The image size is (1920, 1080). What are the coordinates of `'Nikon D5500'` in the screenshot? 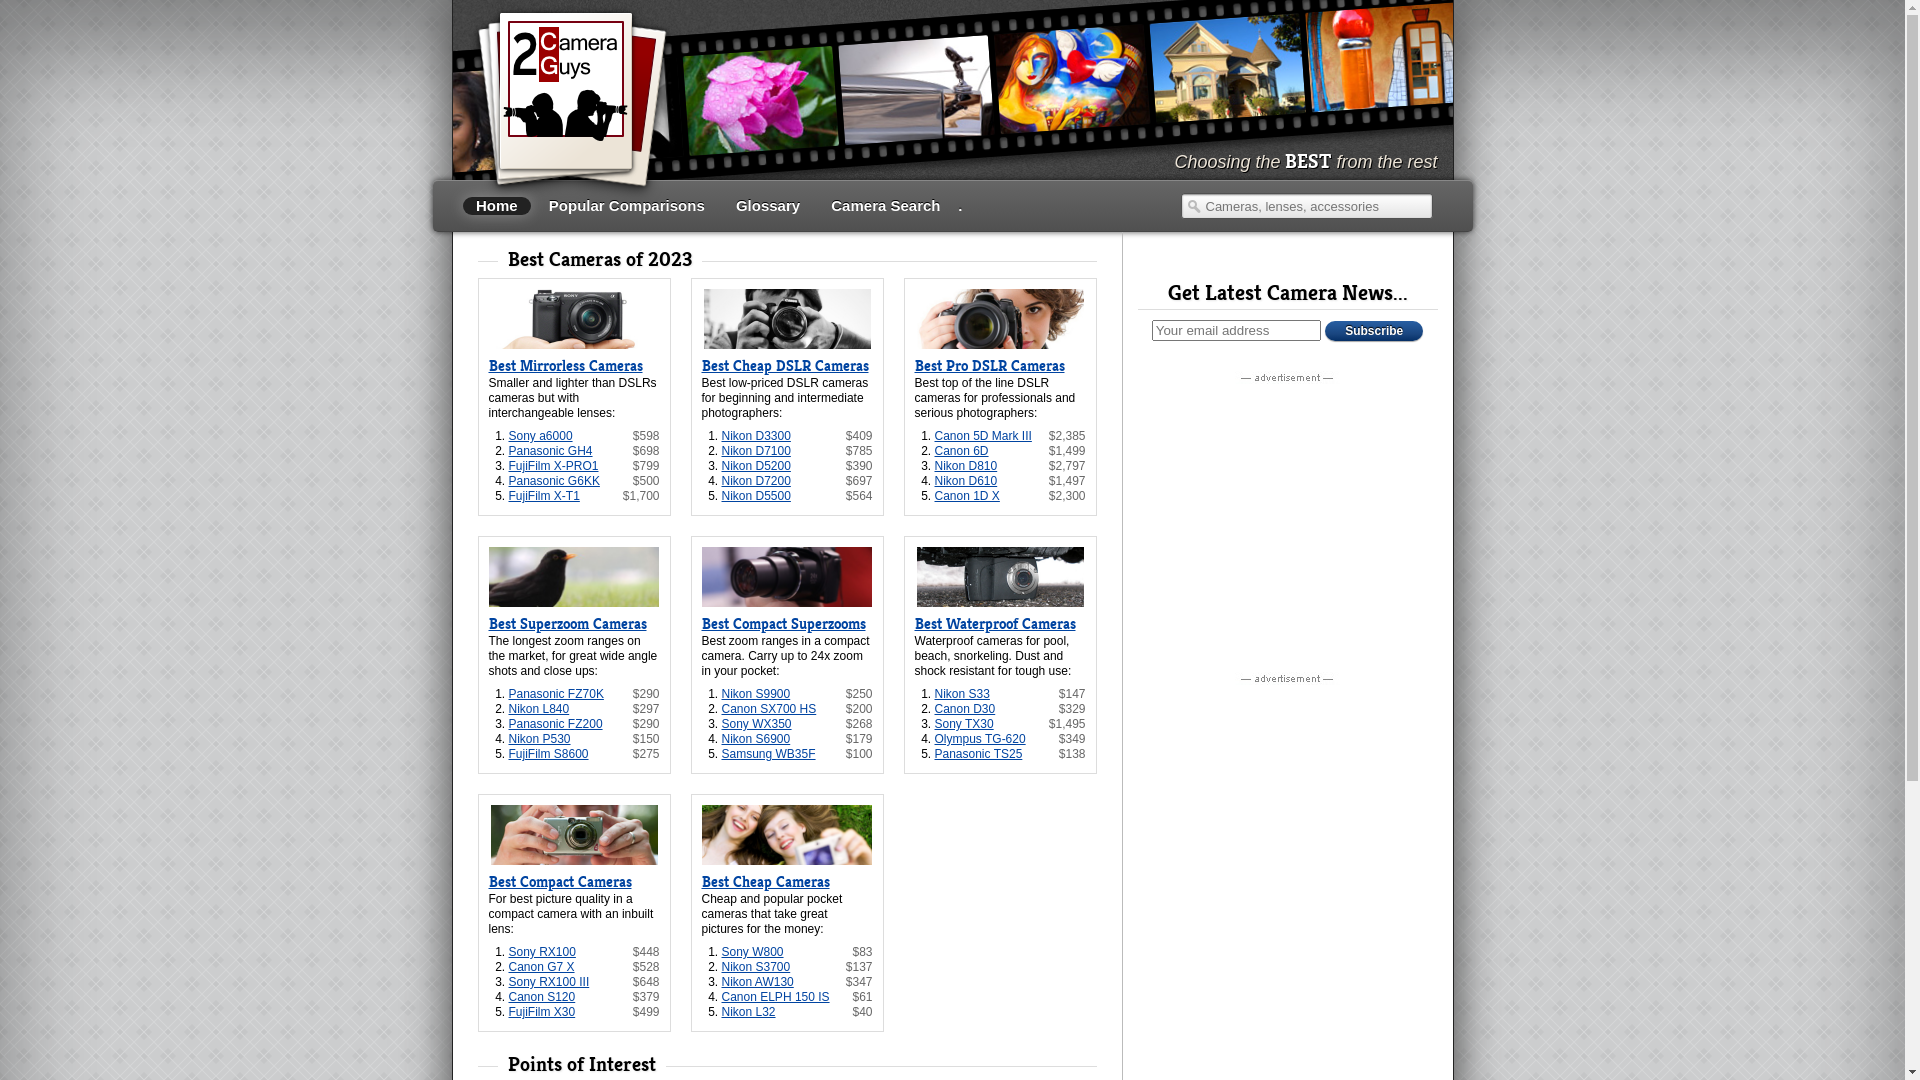 It's located at (720, 495).